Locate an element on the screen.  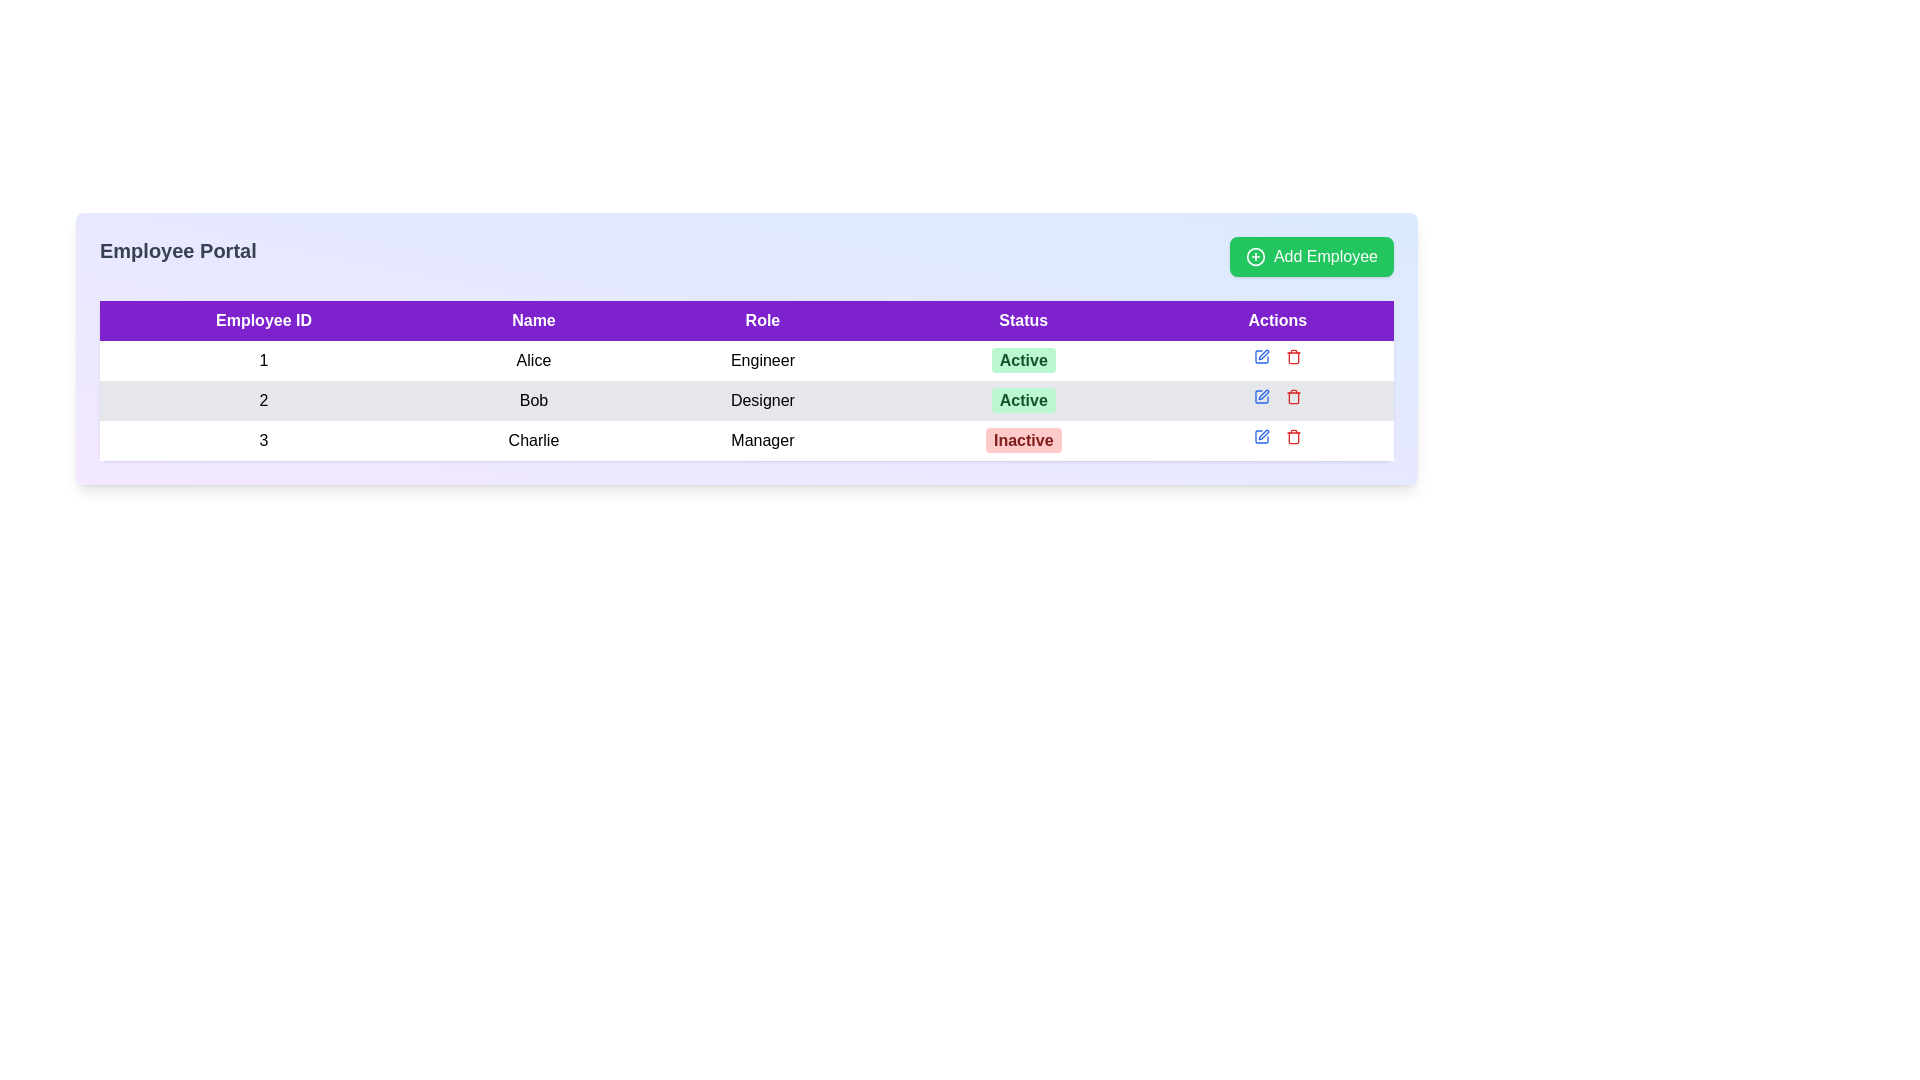
the edit button in the 'Actions' column of the second row corresponding to user 'Bob' is located at coordinates (1262, 353).